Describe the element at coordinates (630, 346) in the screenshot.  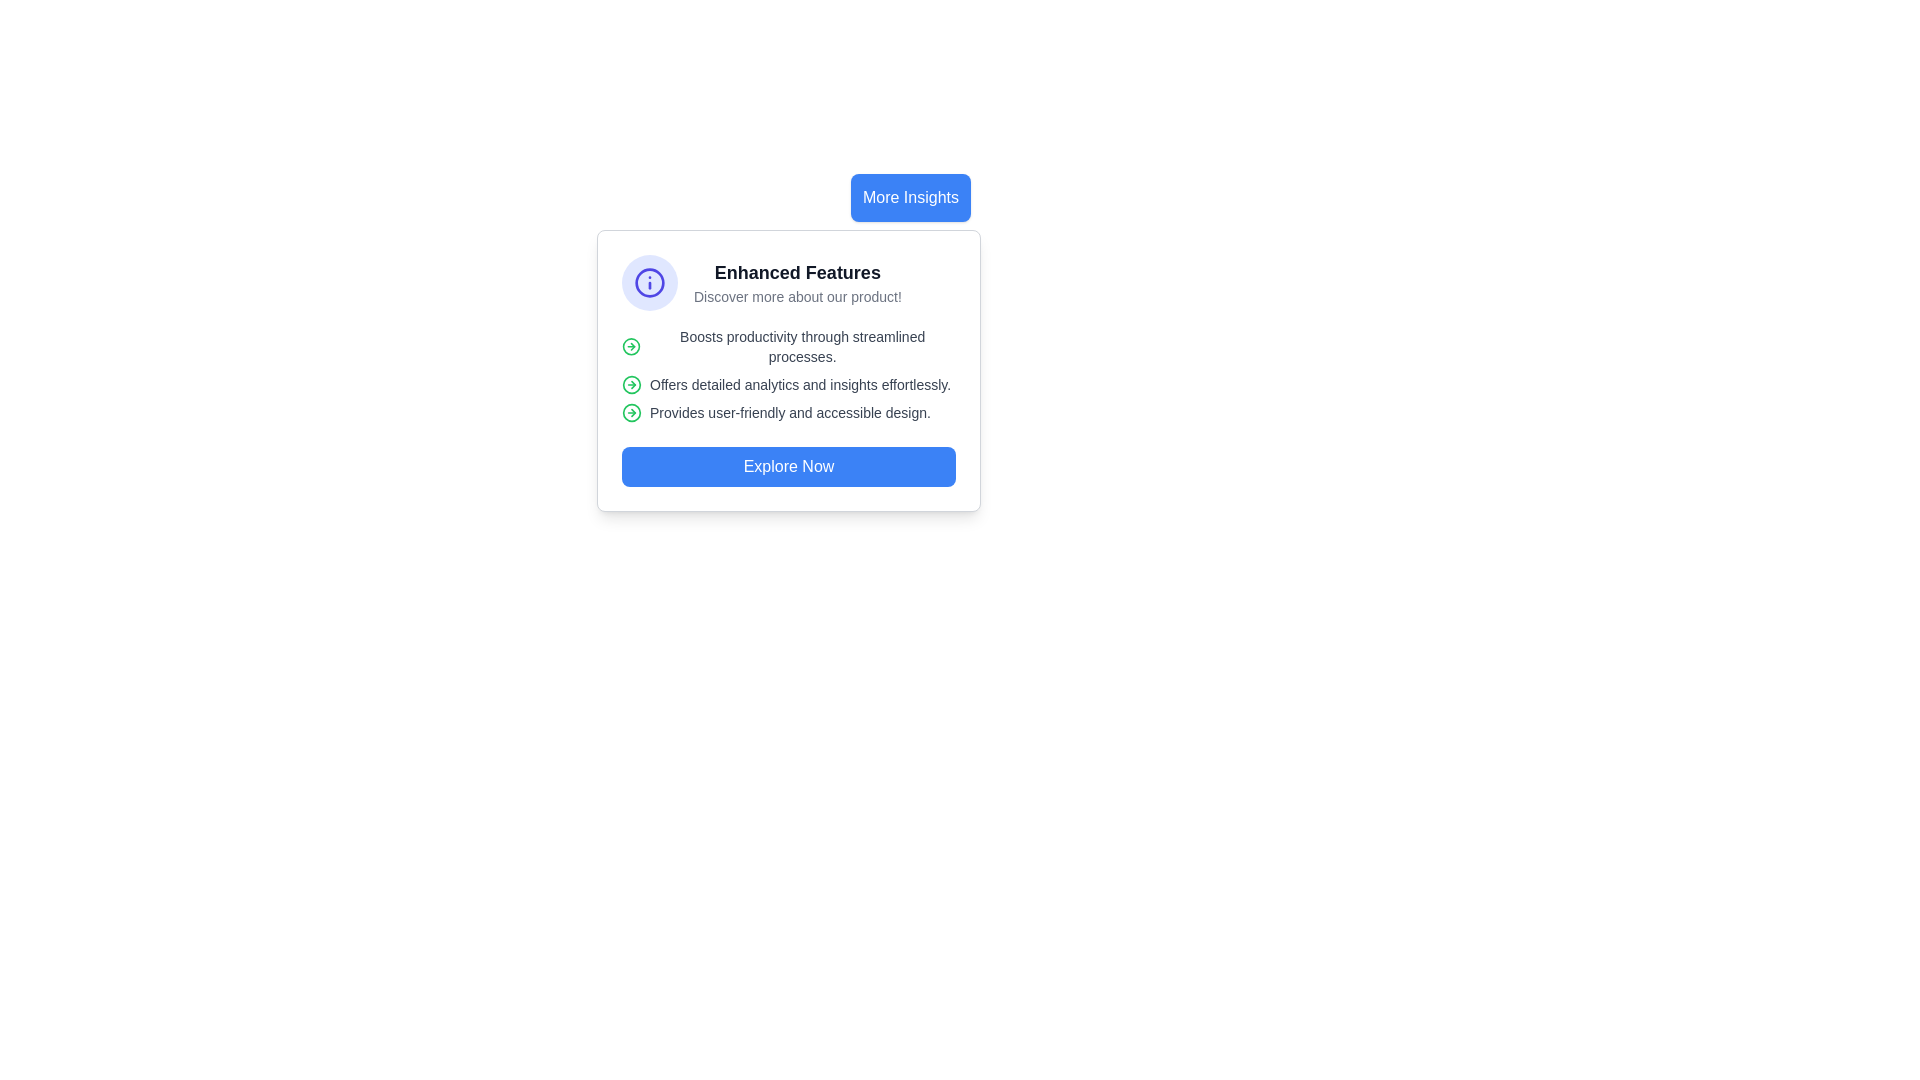
I see `the circular arrow icon with a green border, which indicates a positive action, positioned before the text 'Boosts productivity through streamlined processes.'` at that location.